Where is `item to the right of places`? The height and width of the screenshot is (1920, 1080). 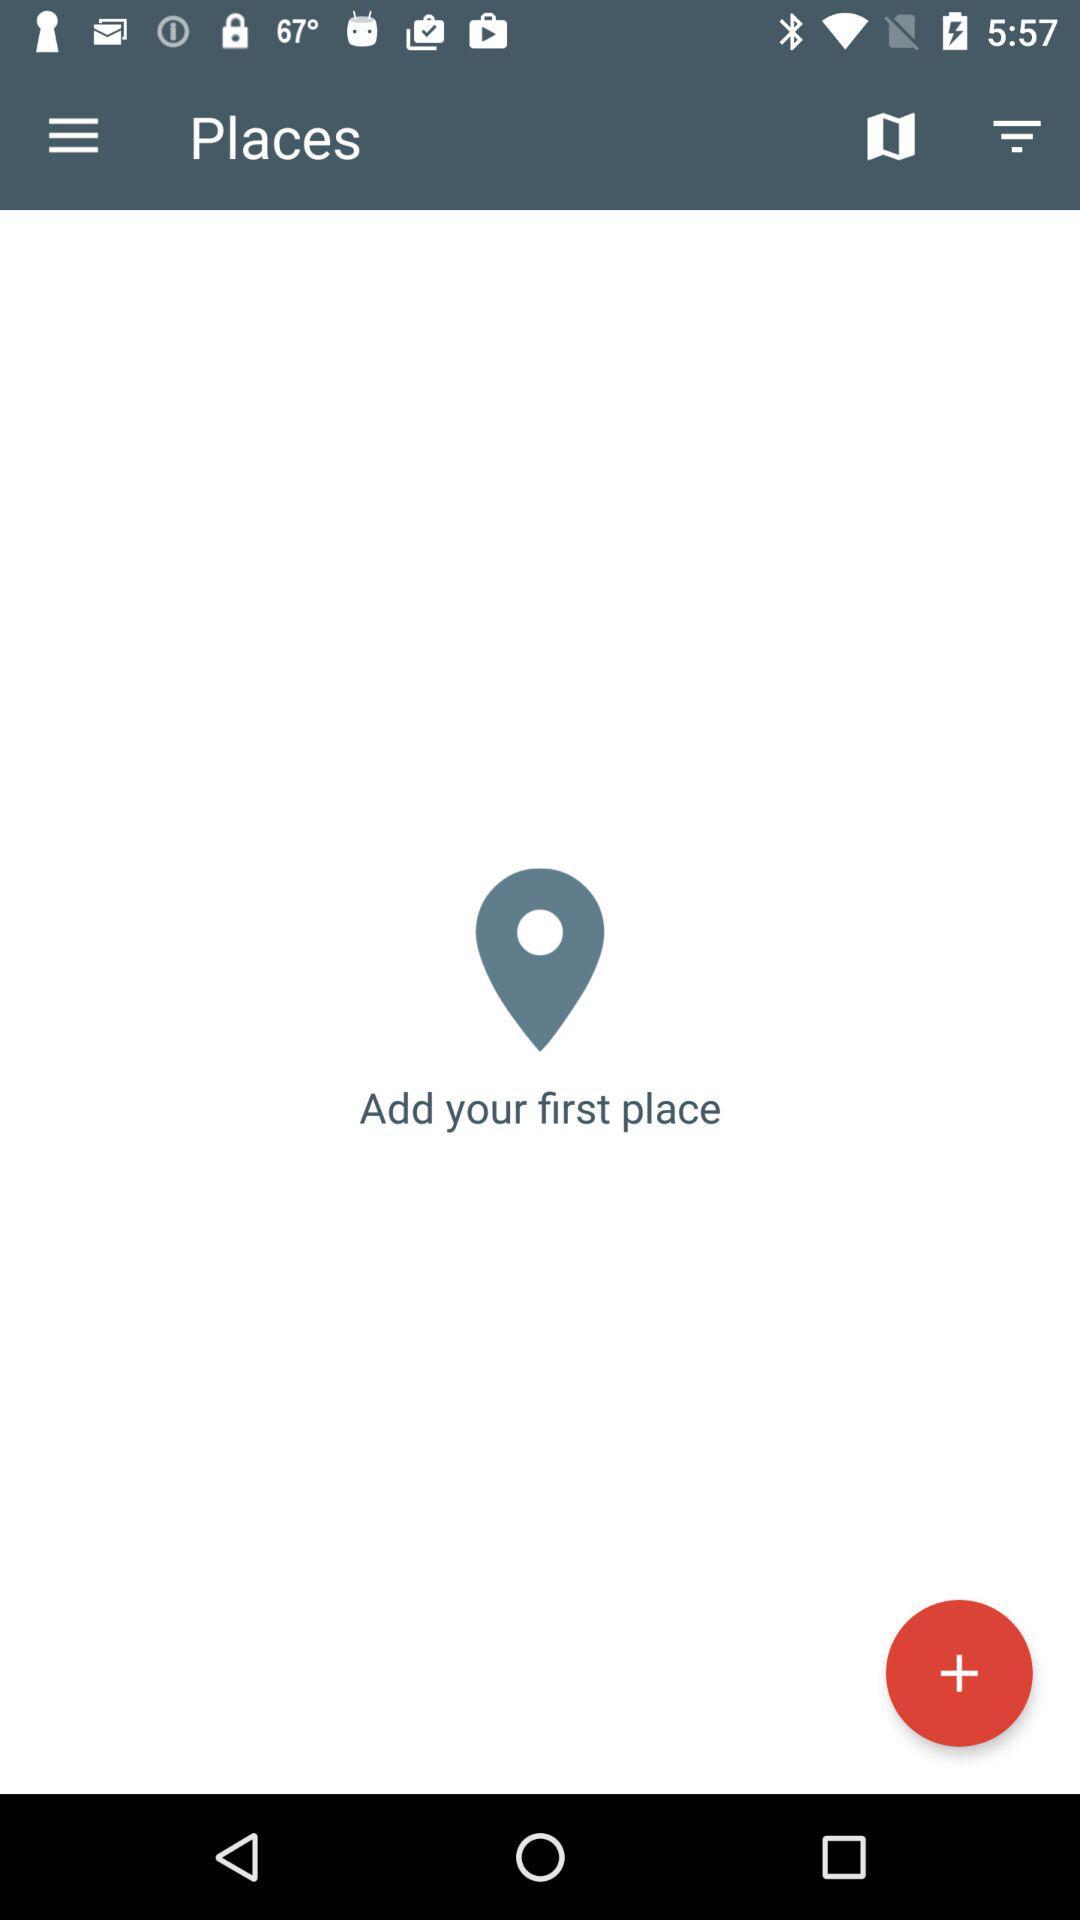 item to the right of places is located at coordinates (890, 135).